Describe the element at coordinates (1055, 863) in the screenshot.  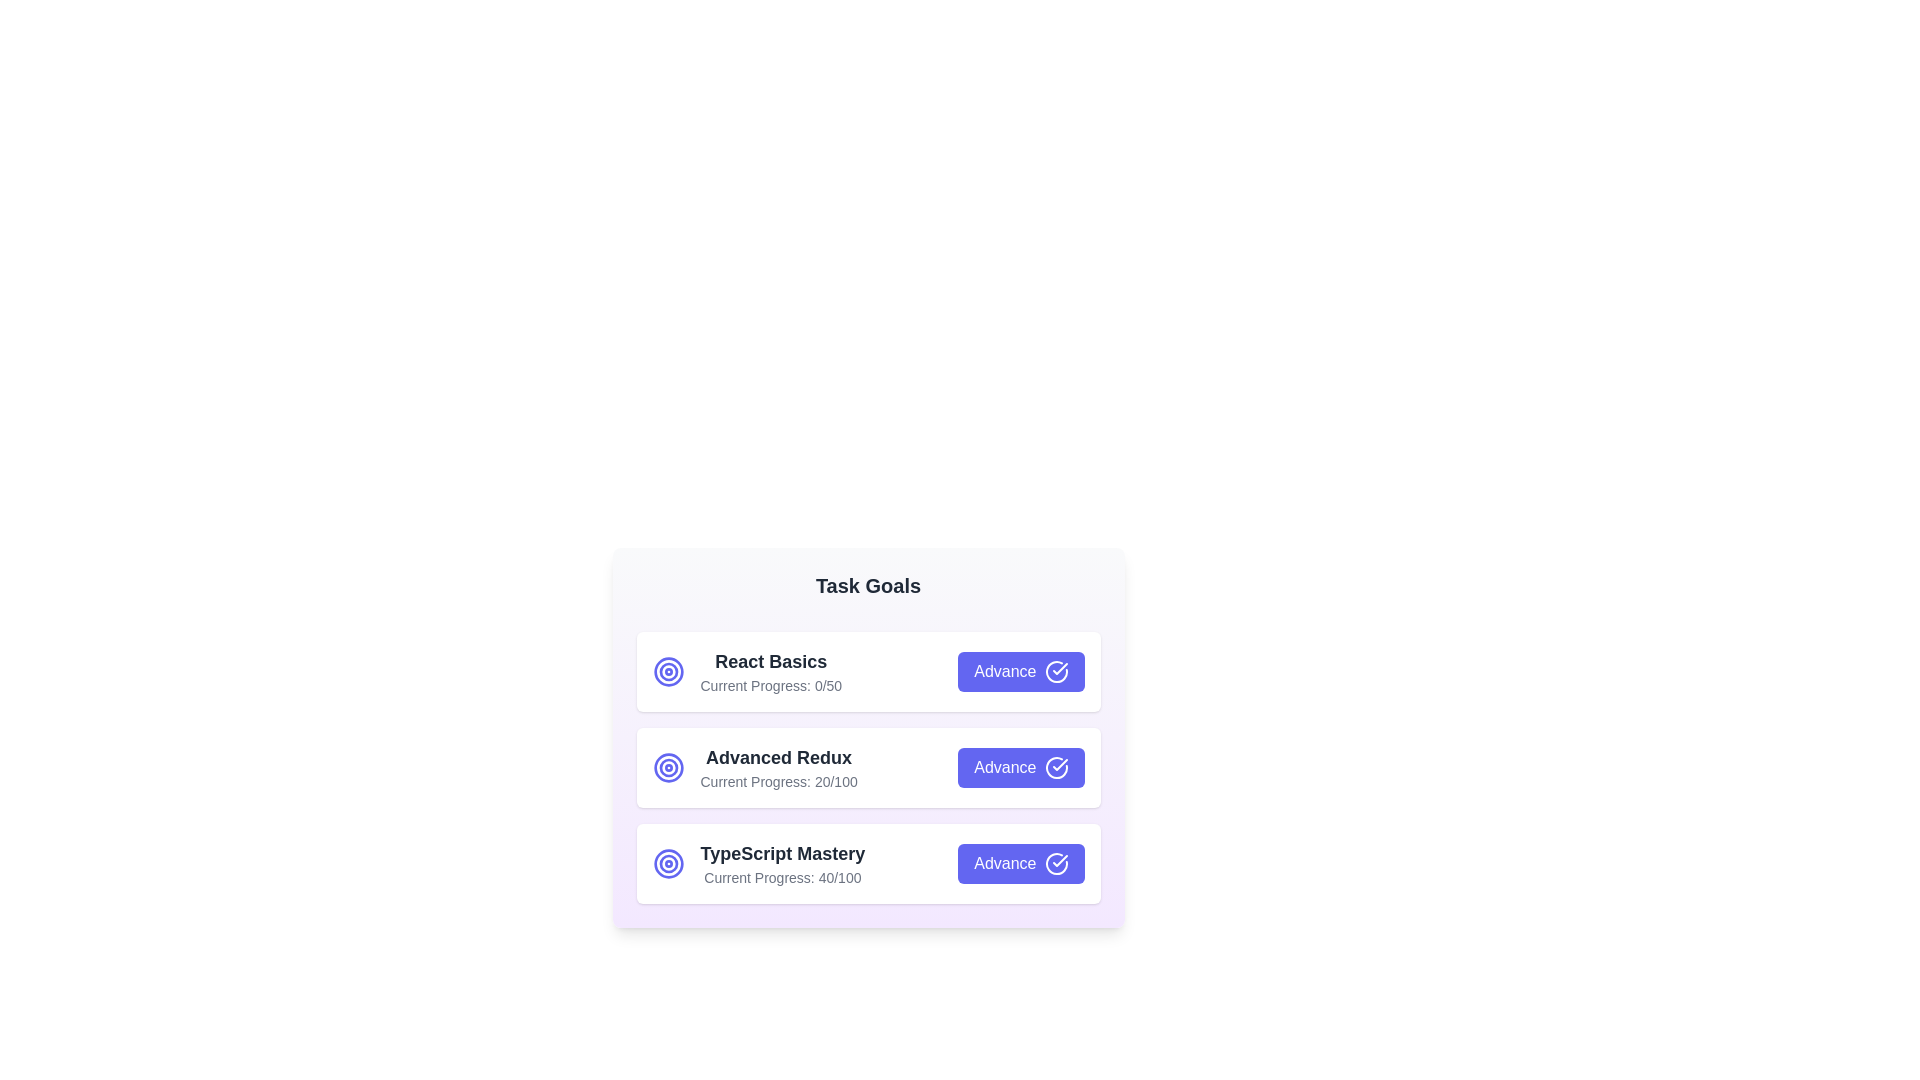
I see `the SVG graphical icon located on the far right of the 'Advance' button in the 'TypeScript Mastery' section, which serves as a confirmation or progress indicator` at that location.